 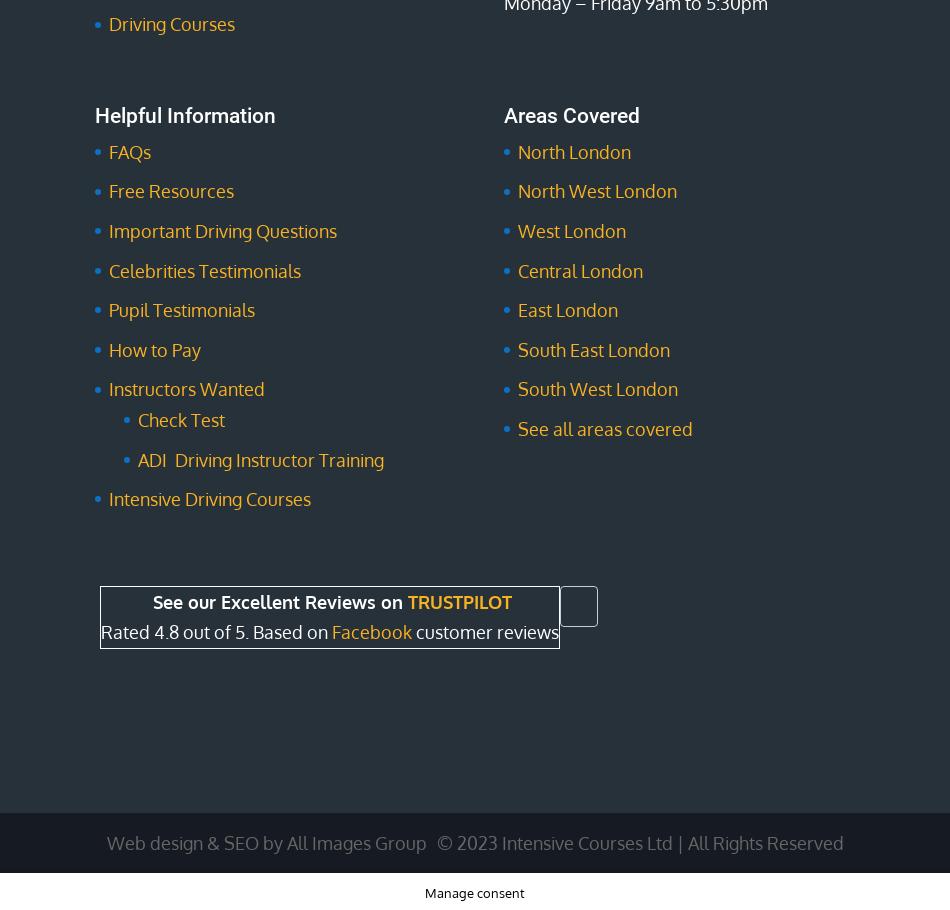 I want to click on 'Instructors Wanted', so click(x=186, y=389).